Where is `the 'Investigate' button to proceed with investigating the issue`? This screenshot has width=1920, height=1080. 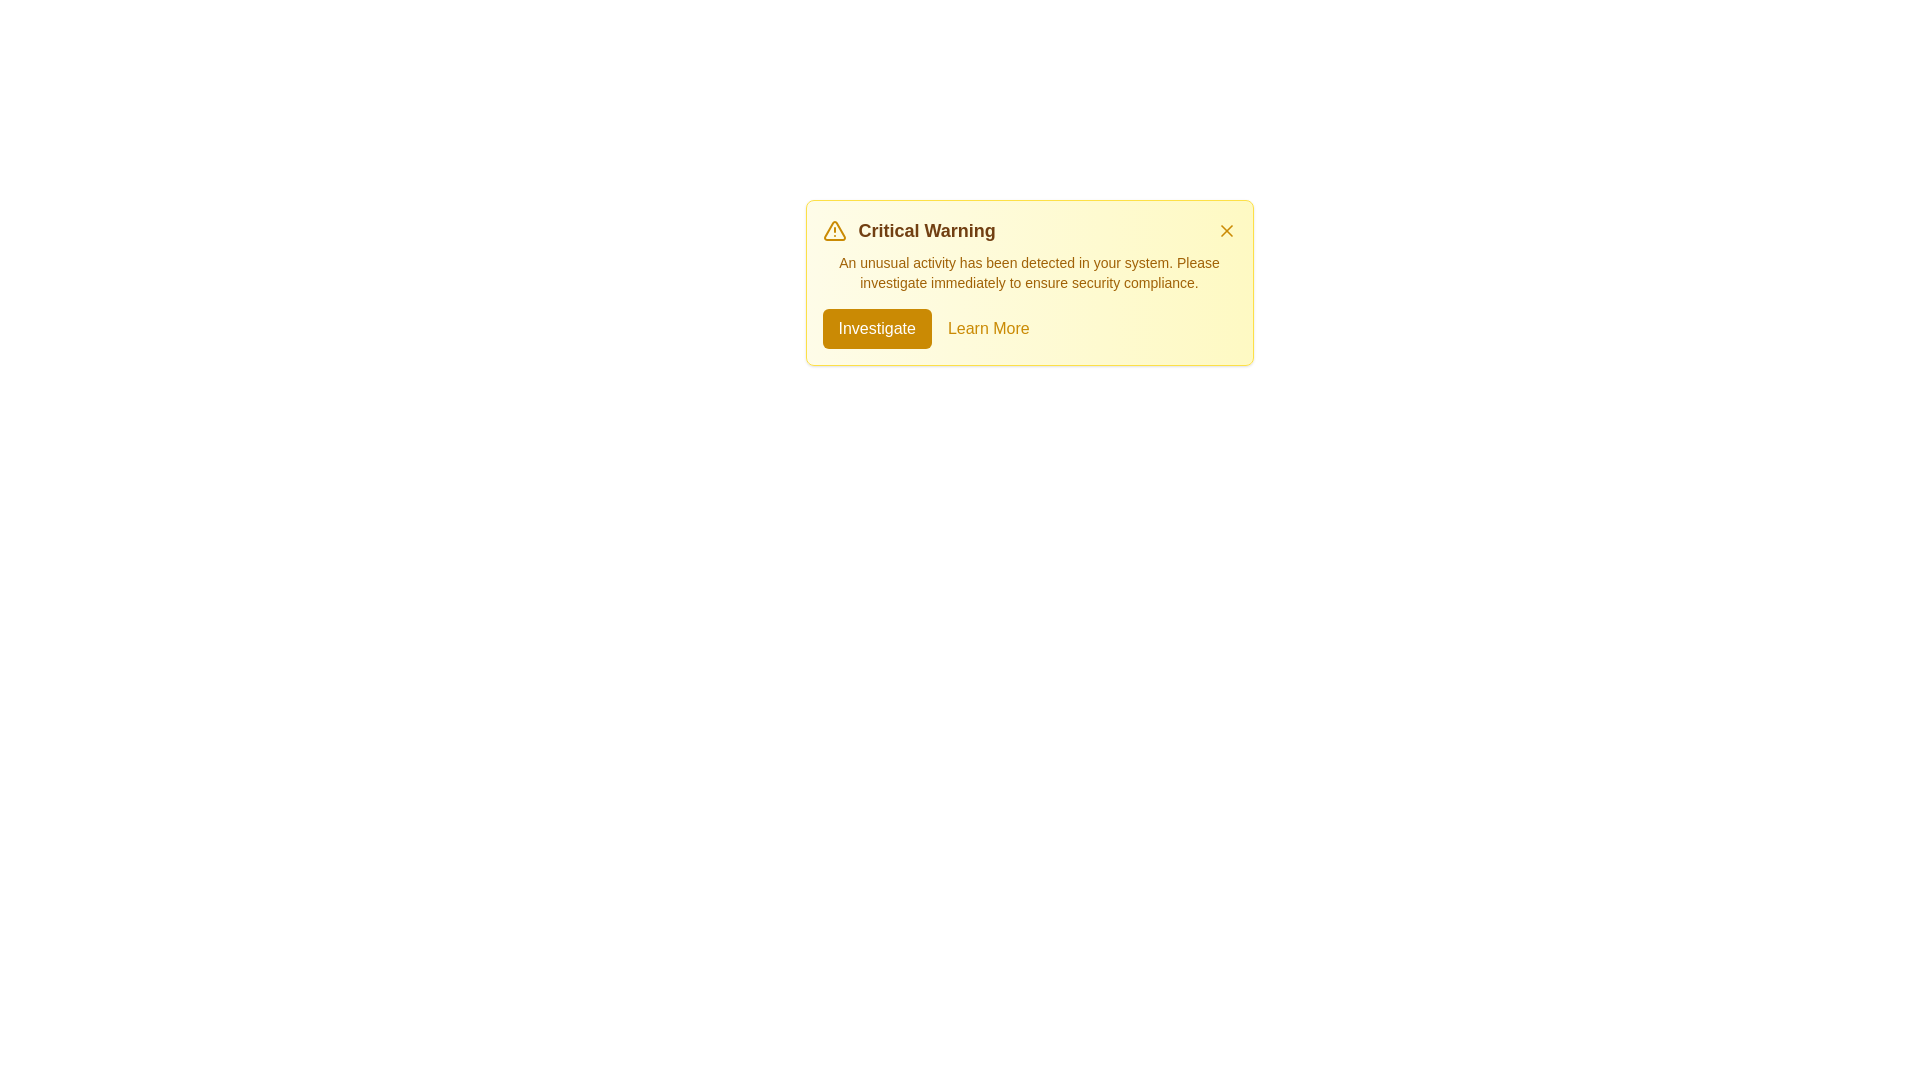
the 'Investigate' button to proceed with investigating the issue is located at coordinates (877, 327).